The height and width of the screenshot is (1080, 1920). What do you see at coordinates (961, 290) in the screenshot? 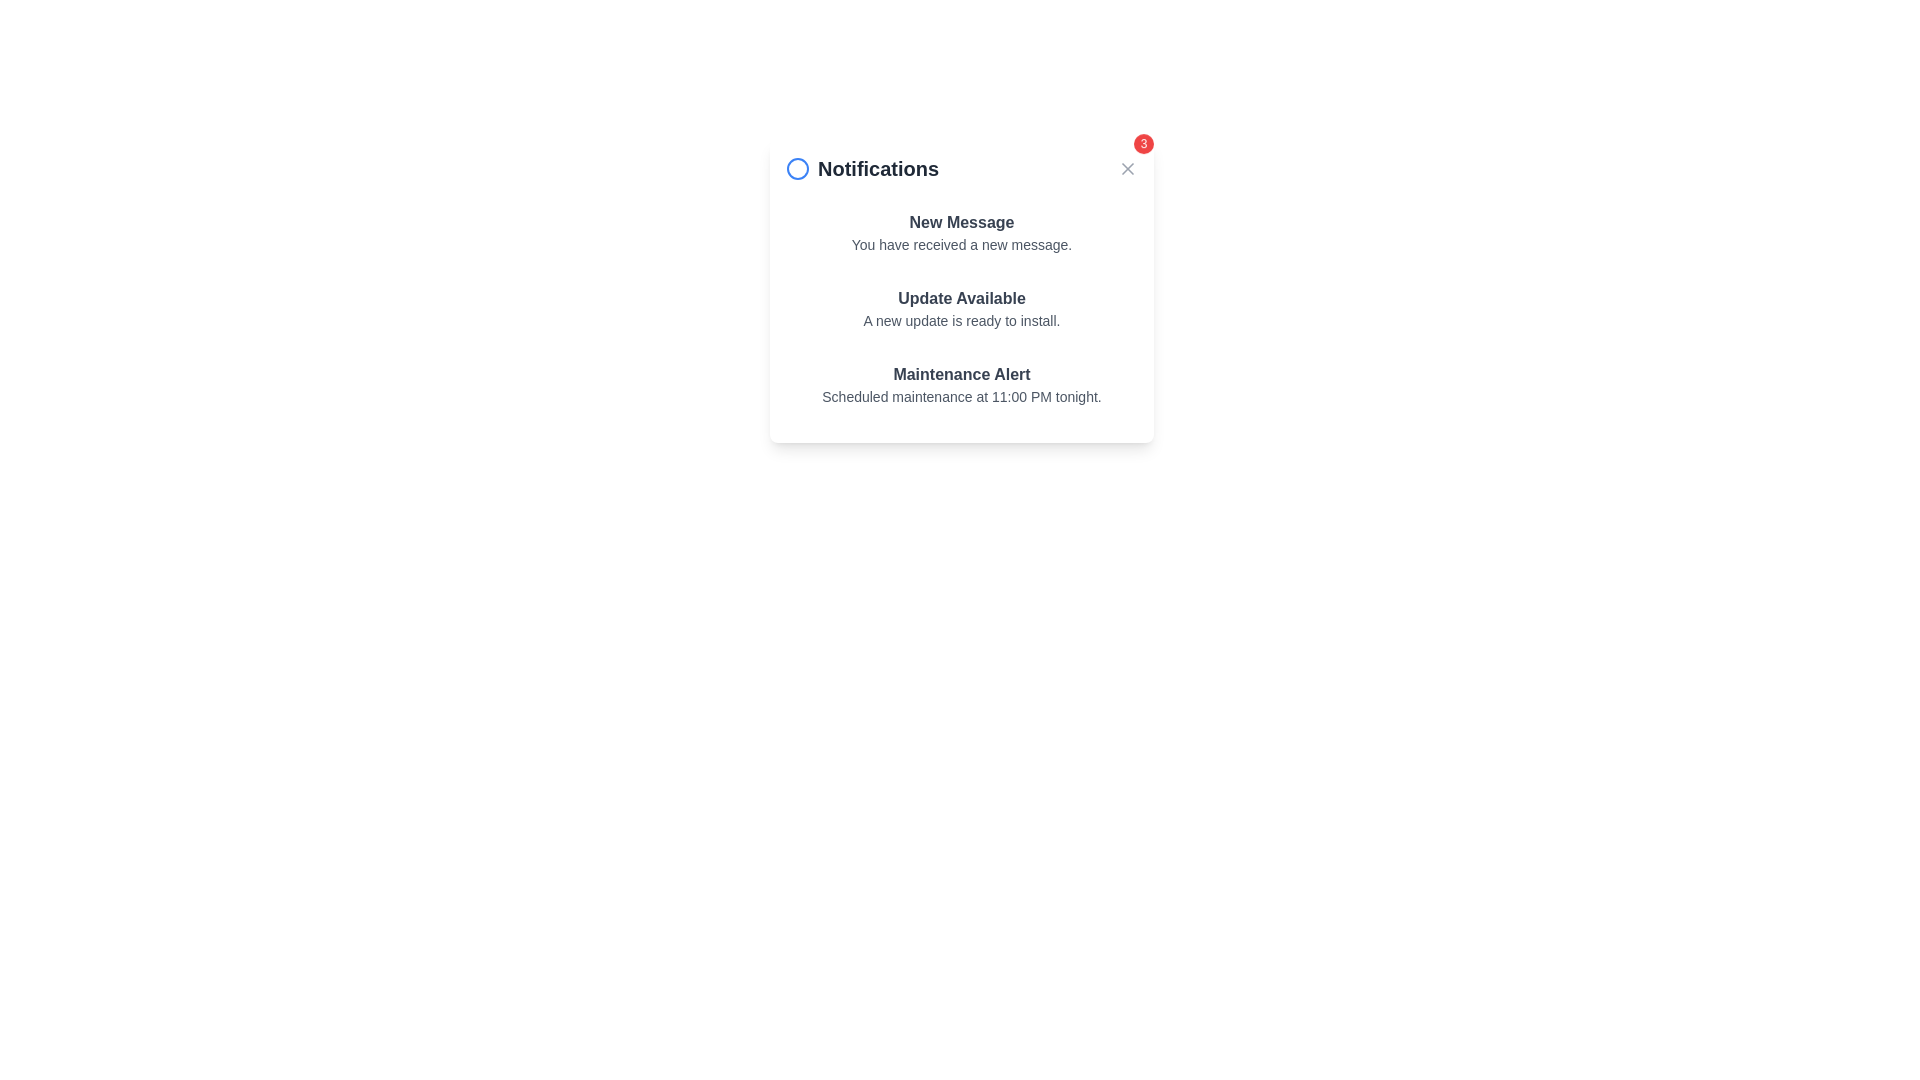
I see `text notification titled 'Update Available' which contains the description 'A new update is ready to install.'` at bounding box center [961, 290].